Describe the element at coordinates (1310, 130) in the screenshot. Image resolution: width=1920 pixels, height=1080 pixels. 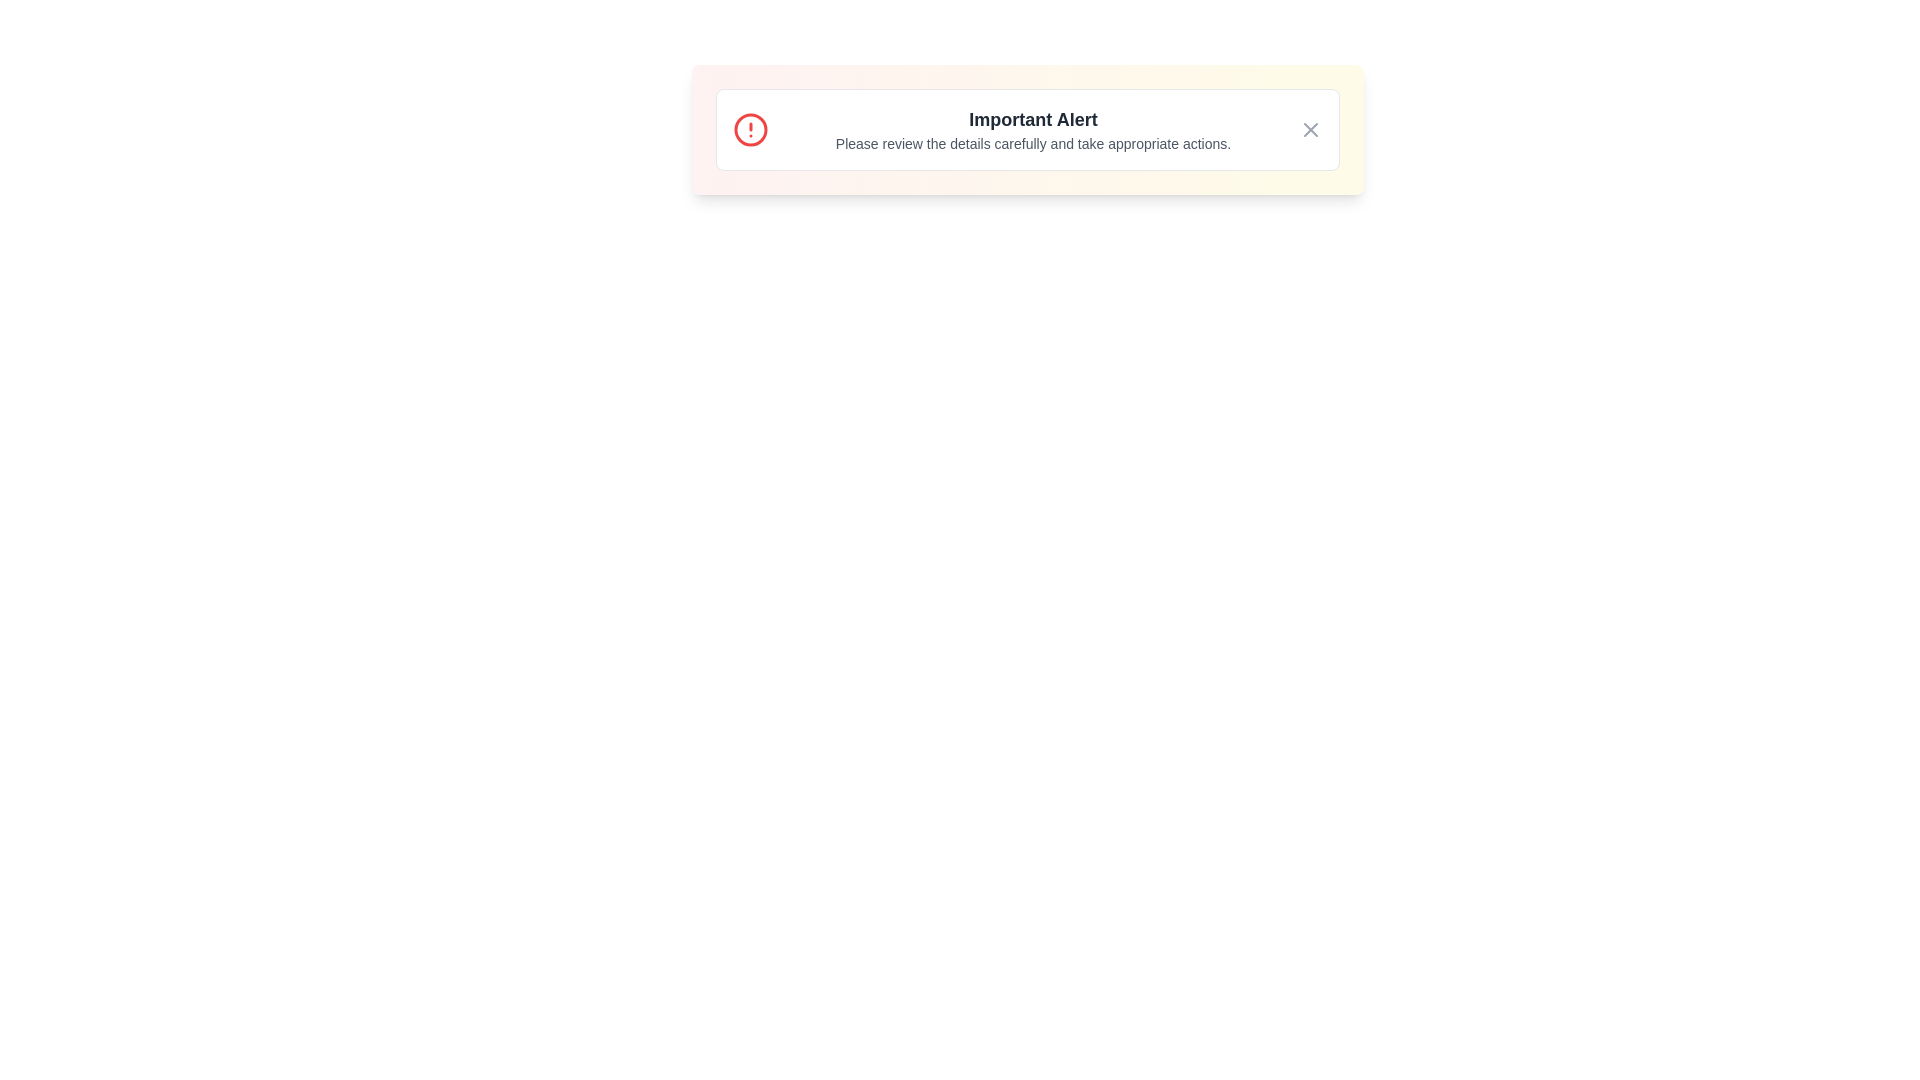
I see `the cross icon located in the upper-right corner of the alert pop-up` at that location.